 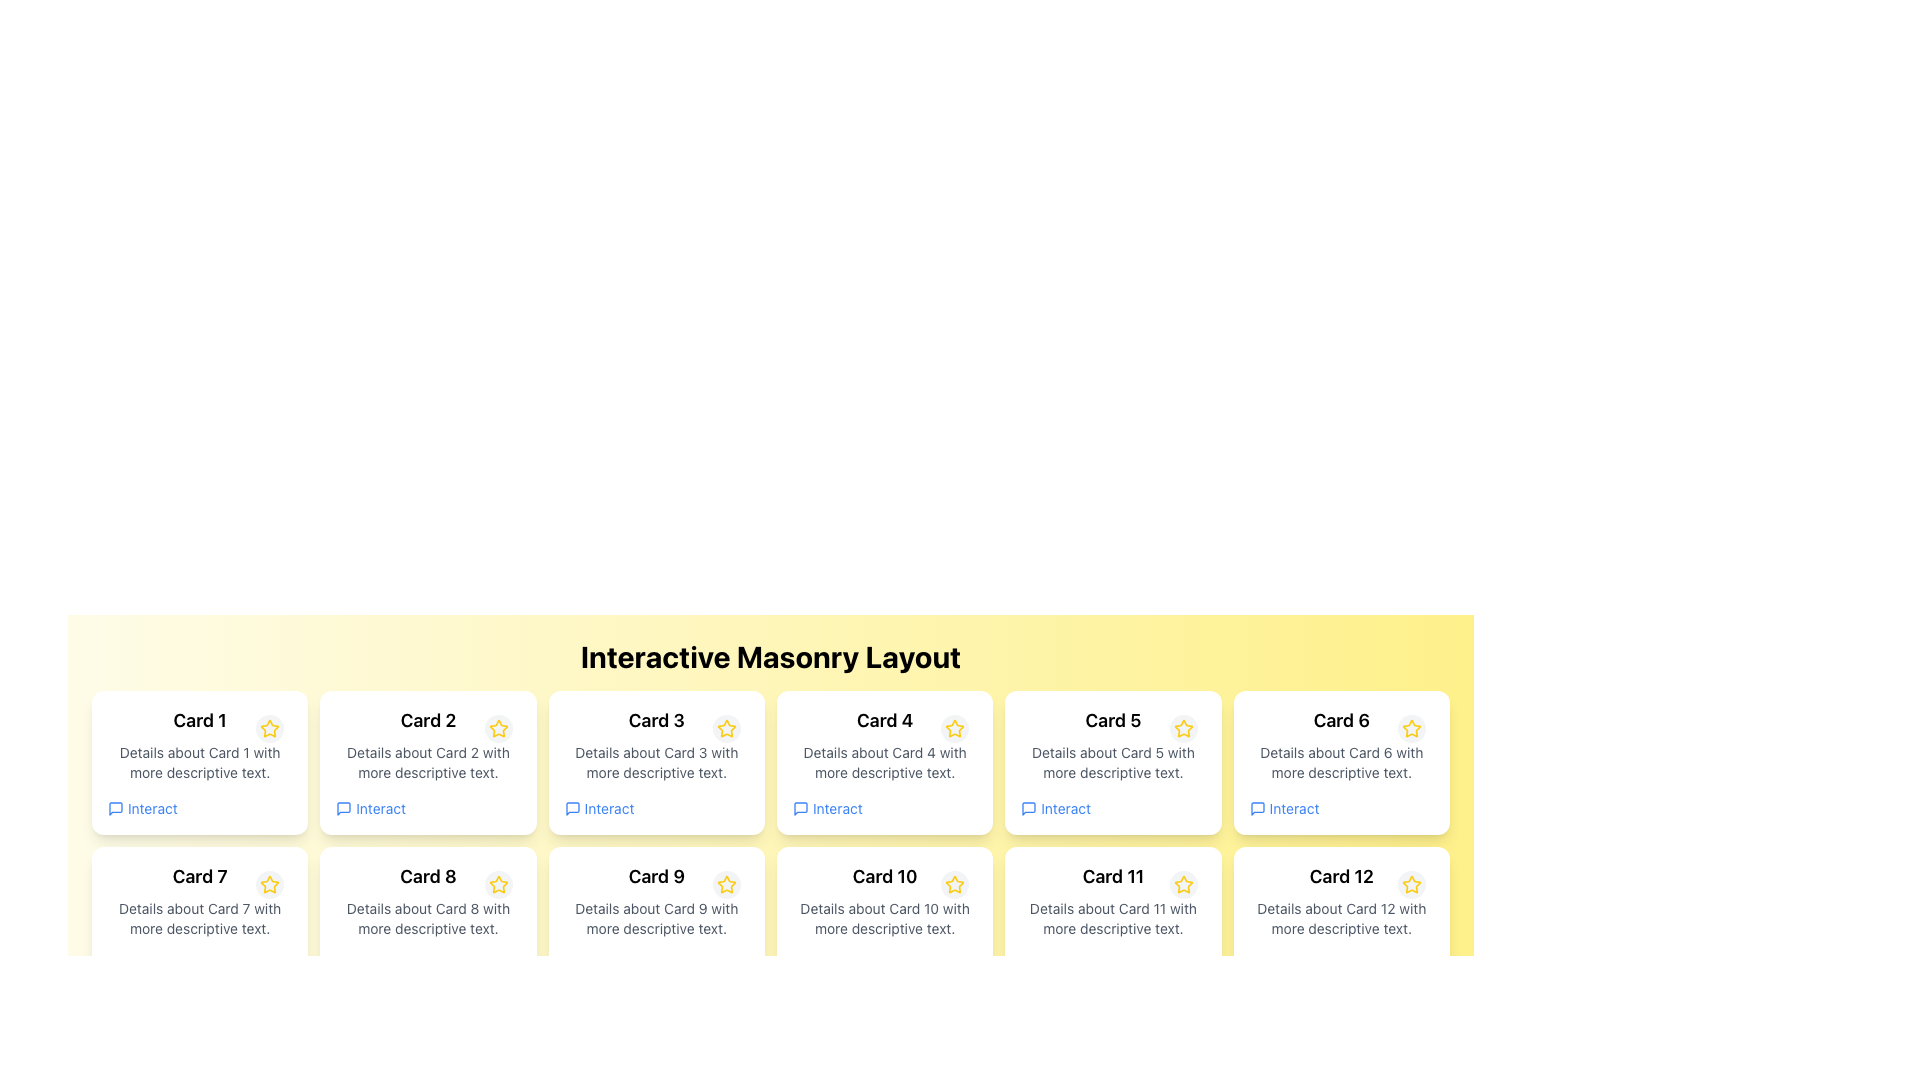 I want to click on the yellow outlined star icon located at the top right corner of 'Card 10' to favorite or unfavorite the card, so click(x=954, y=883).